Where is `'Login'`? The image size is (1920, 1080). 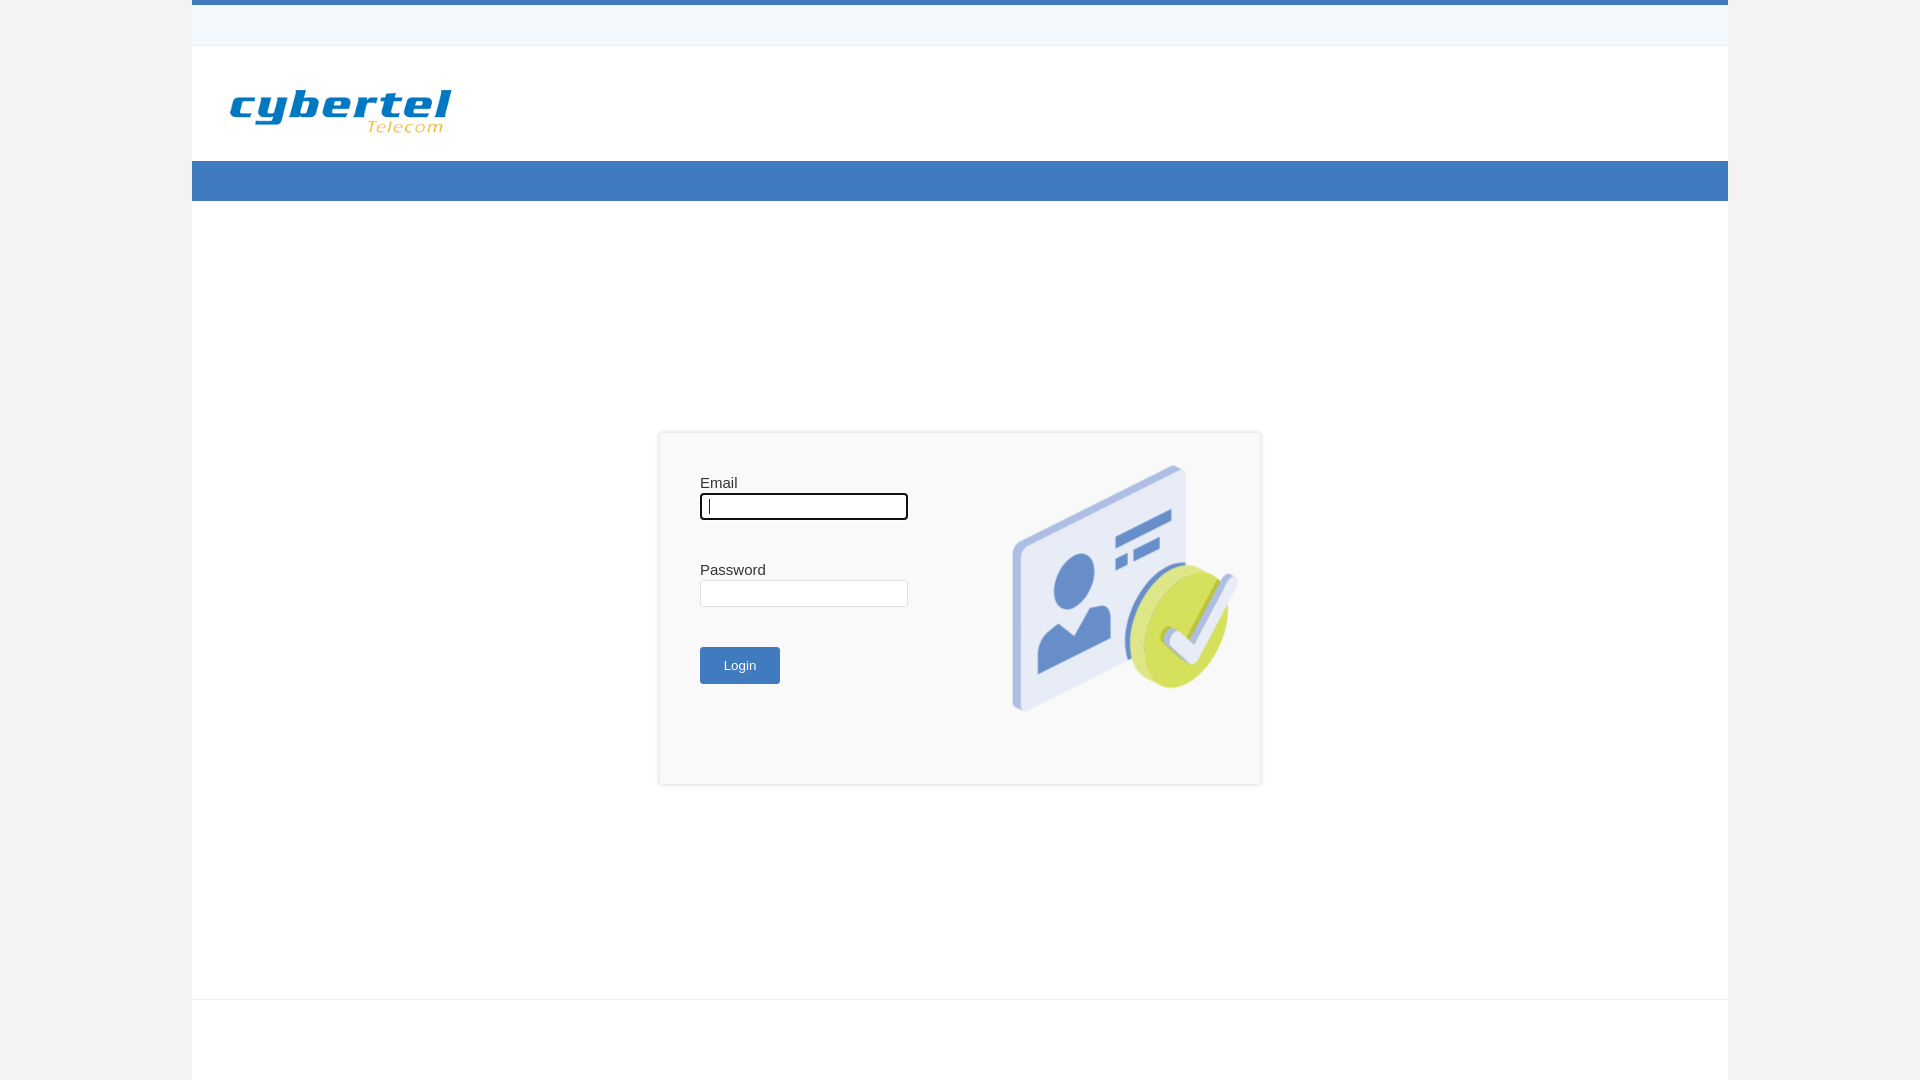 'Login' is located at coordinates (738, 664).